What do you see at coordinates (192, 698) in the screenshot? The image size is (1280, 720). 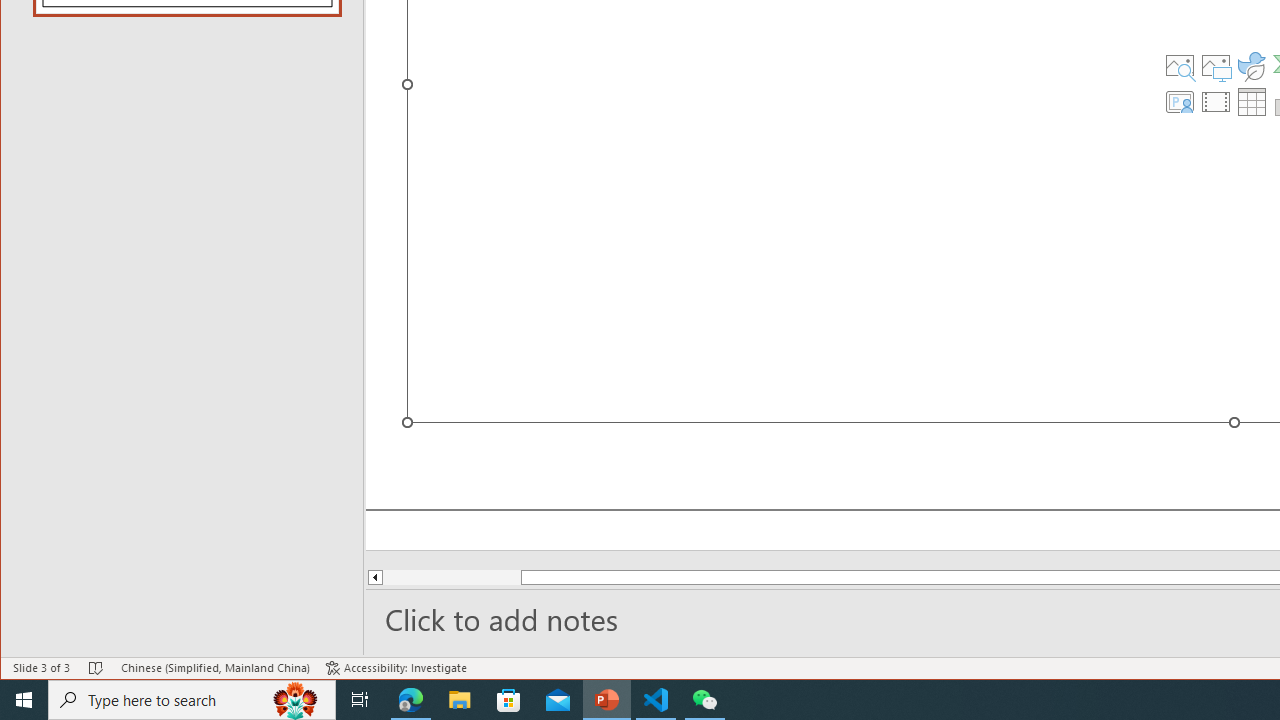 I see `'Type here to search'` at bounding box center [192, 698].